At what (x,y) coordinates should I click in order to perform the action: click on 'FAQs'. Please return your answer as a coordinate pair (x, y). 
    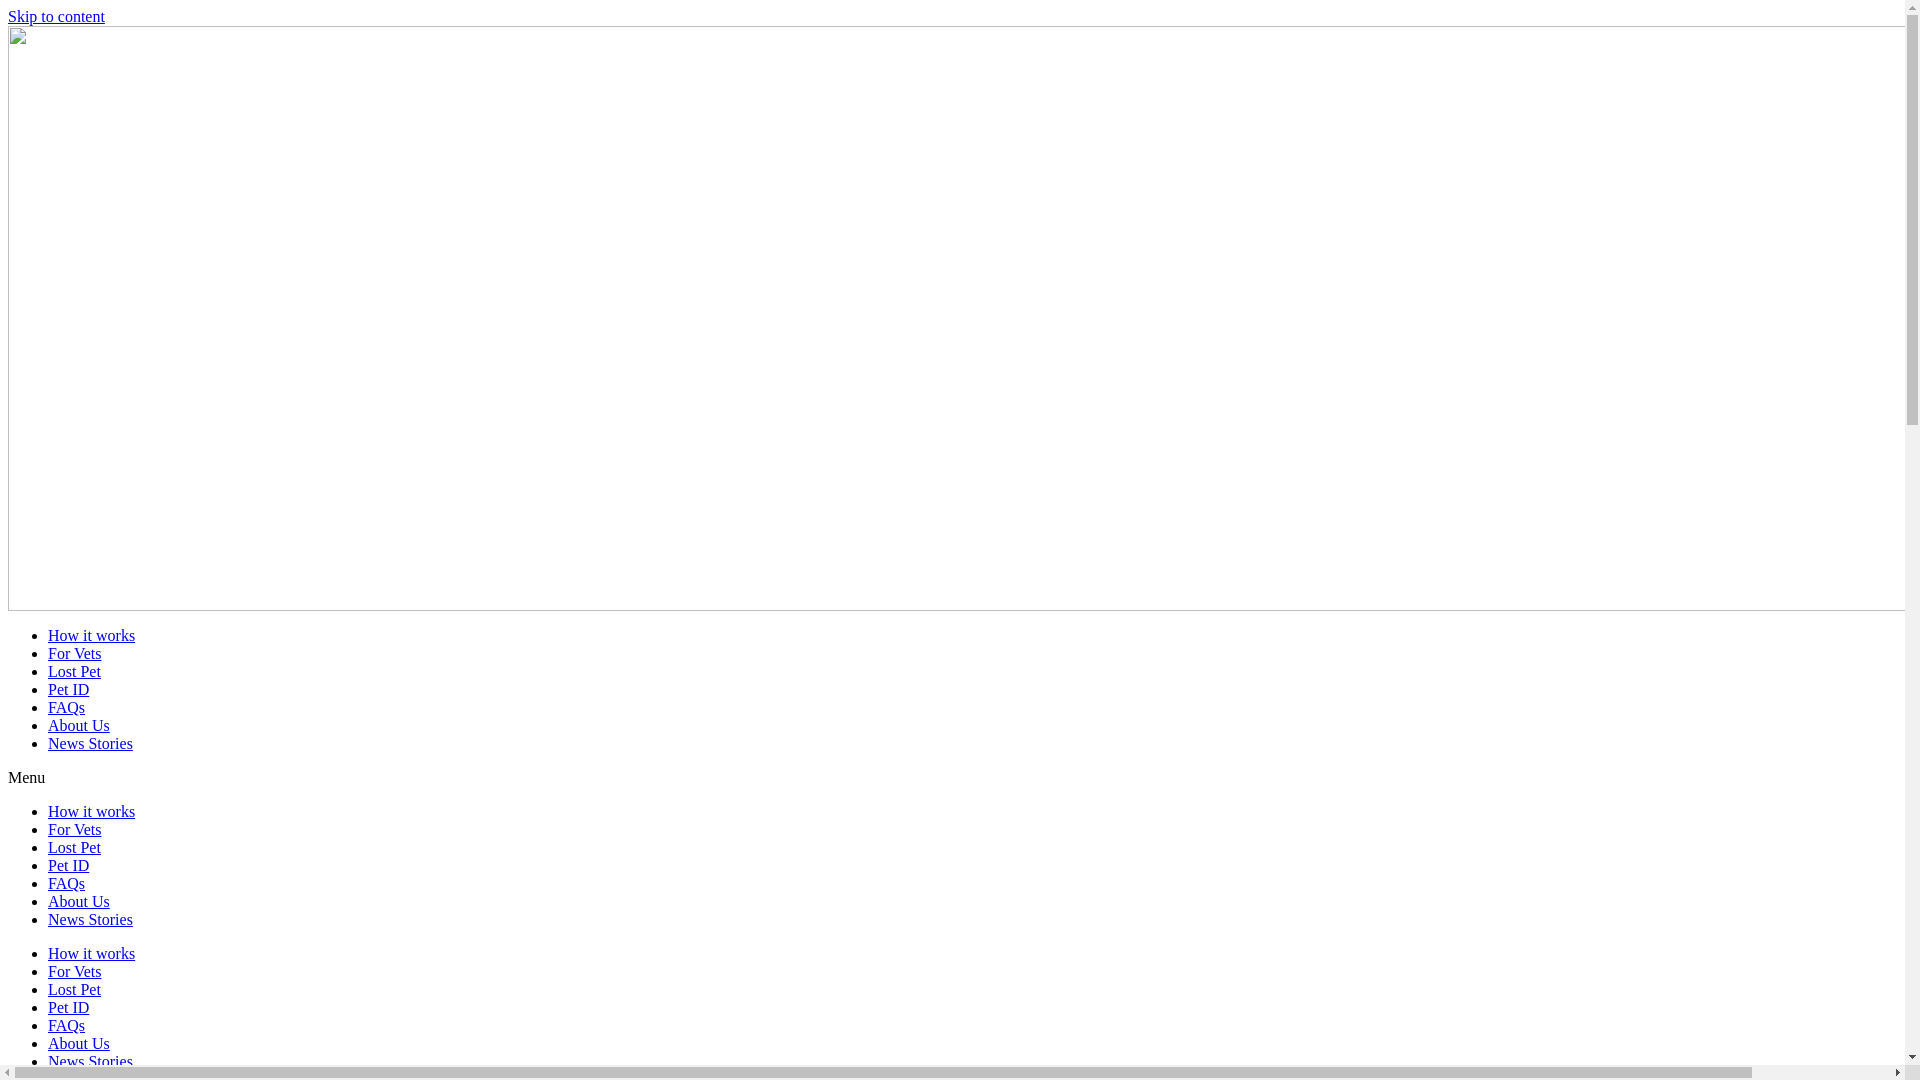
    Looking at the image, I should click on (66, 1025).